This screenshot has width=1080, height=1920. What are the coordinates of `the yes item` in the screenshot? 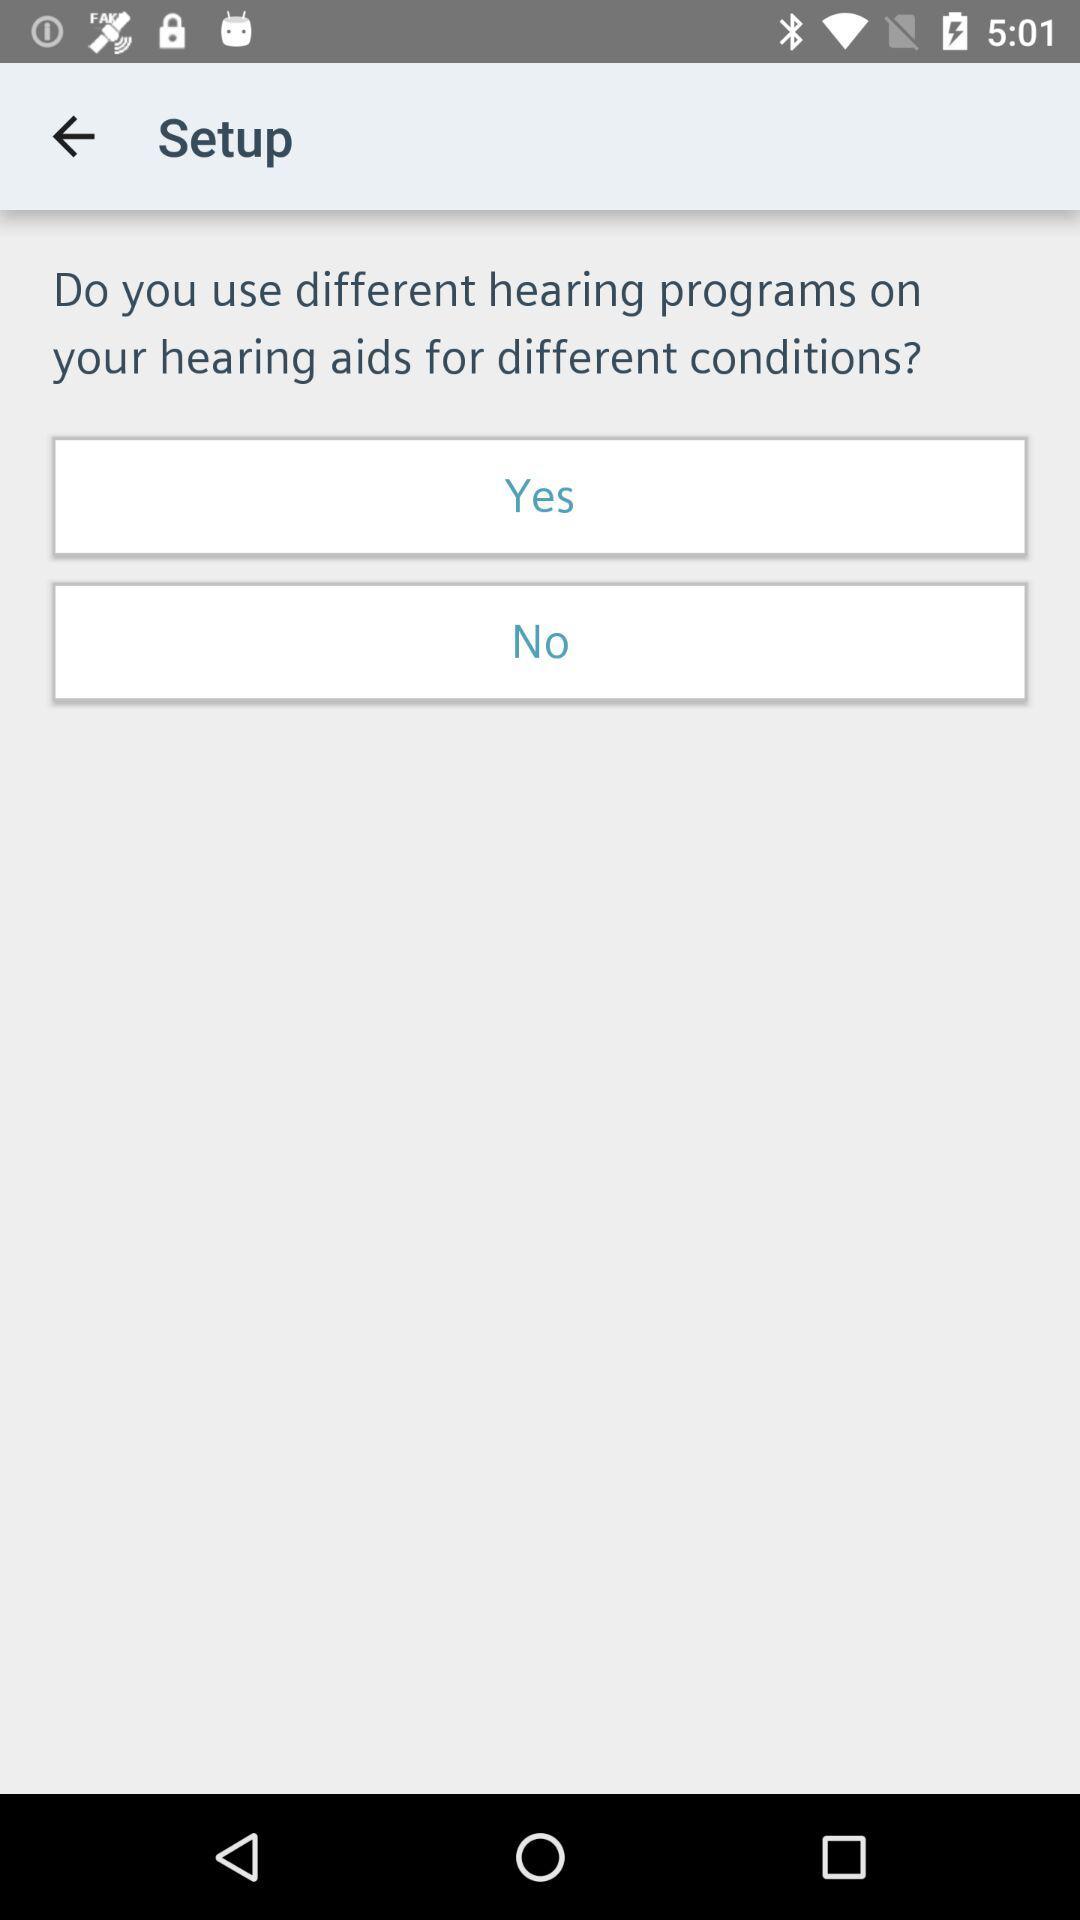 It's located at (540, 496).